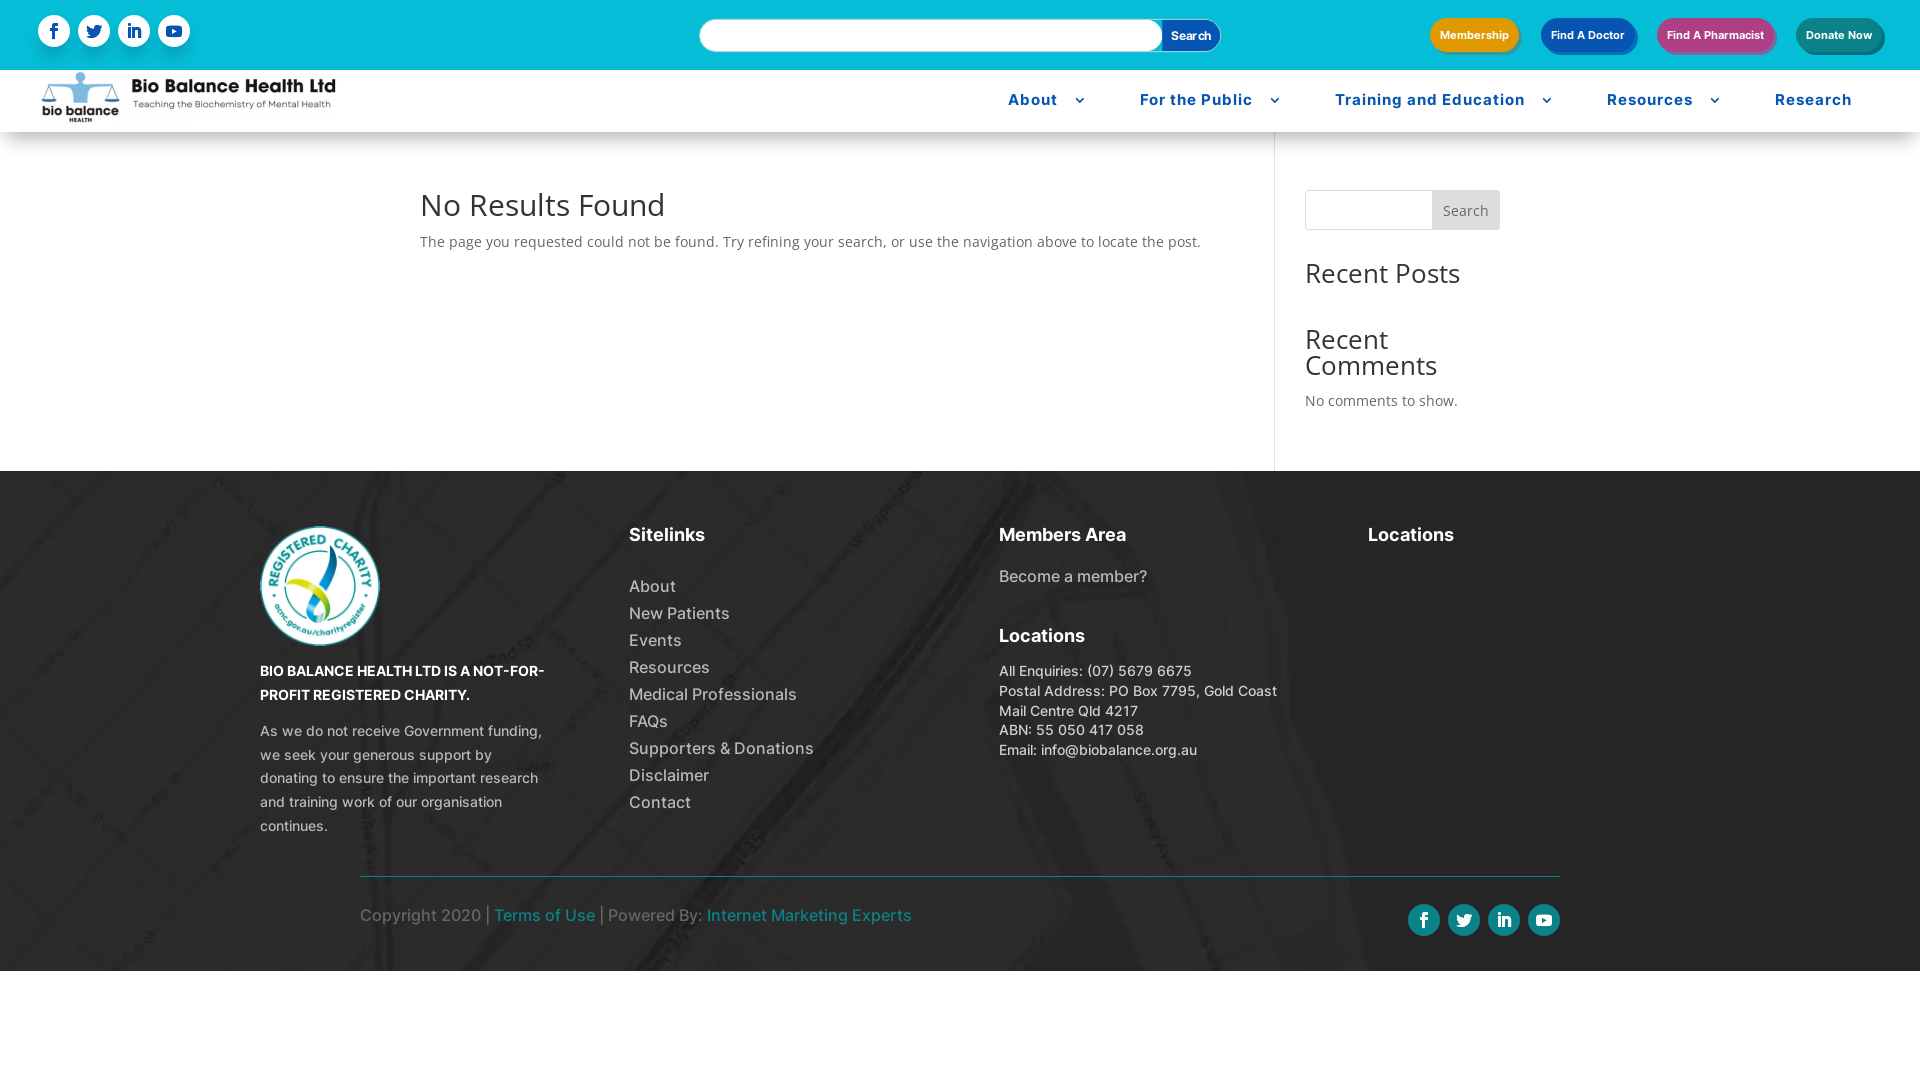 The image size is (1920, 1080). I want to click on 'Follow on Twitter', so click(93, 30).